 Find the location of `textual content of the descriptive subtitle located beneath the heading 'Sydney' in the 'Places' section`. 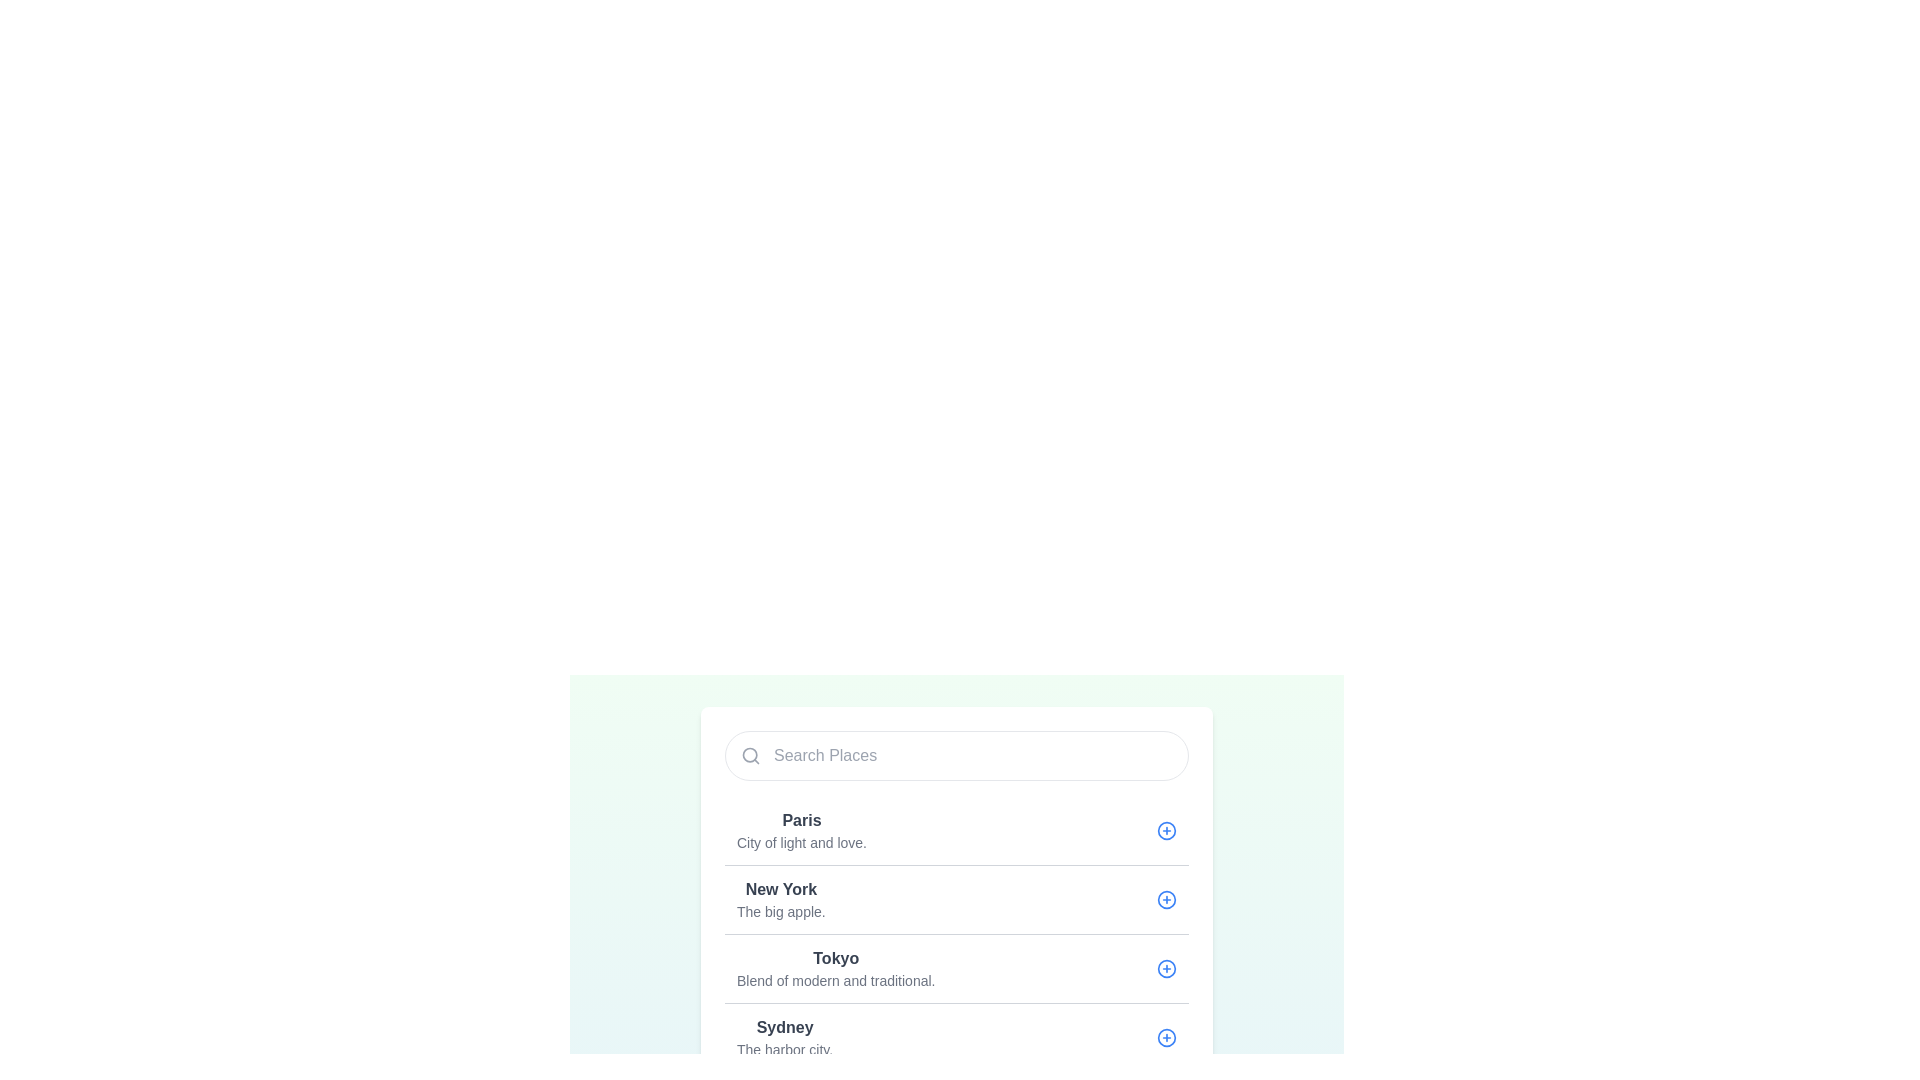

textual content of the descriptive subtitle located beneath the heading 'Sydney' in the 'Places' section is located at coordinates (784, 1048).